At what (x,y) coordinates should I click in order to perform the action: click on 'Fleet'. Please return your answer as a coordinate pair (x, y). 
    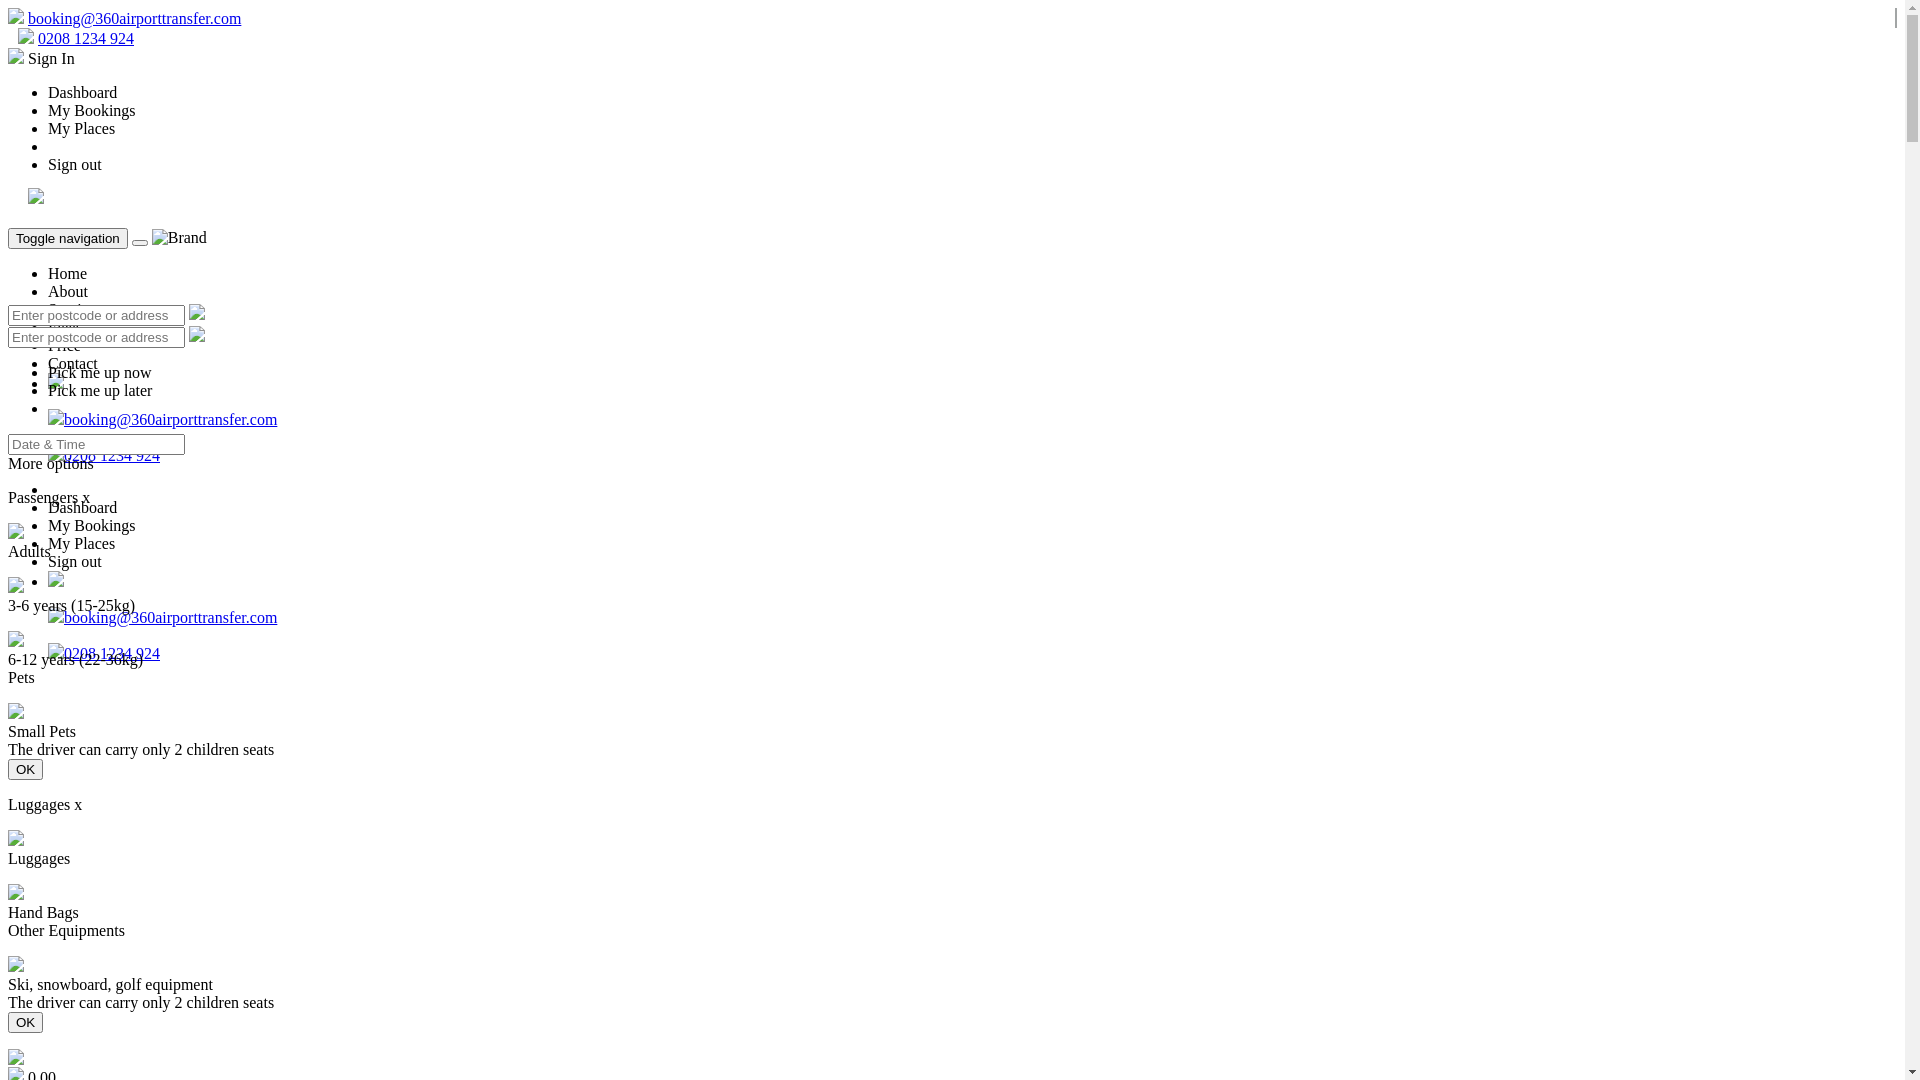
    Looking at the image, I should click on (63, 326).